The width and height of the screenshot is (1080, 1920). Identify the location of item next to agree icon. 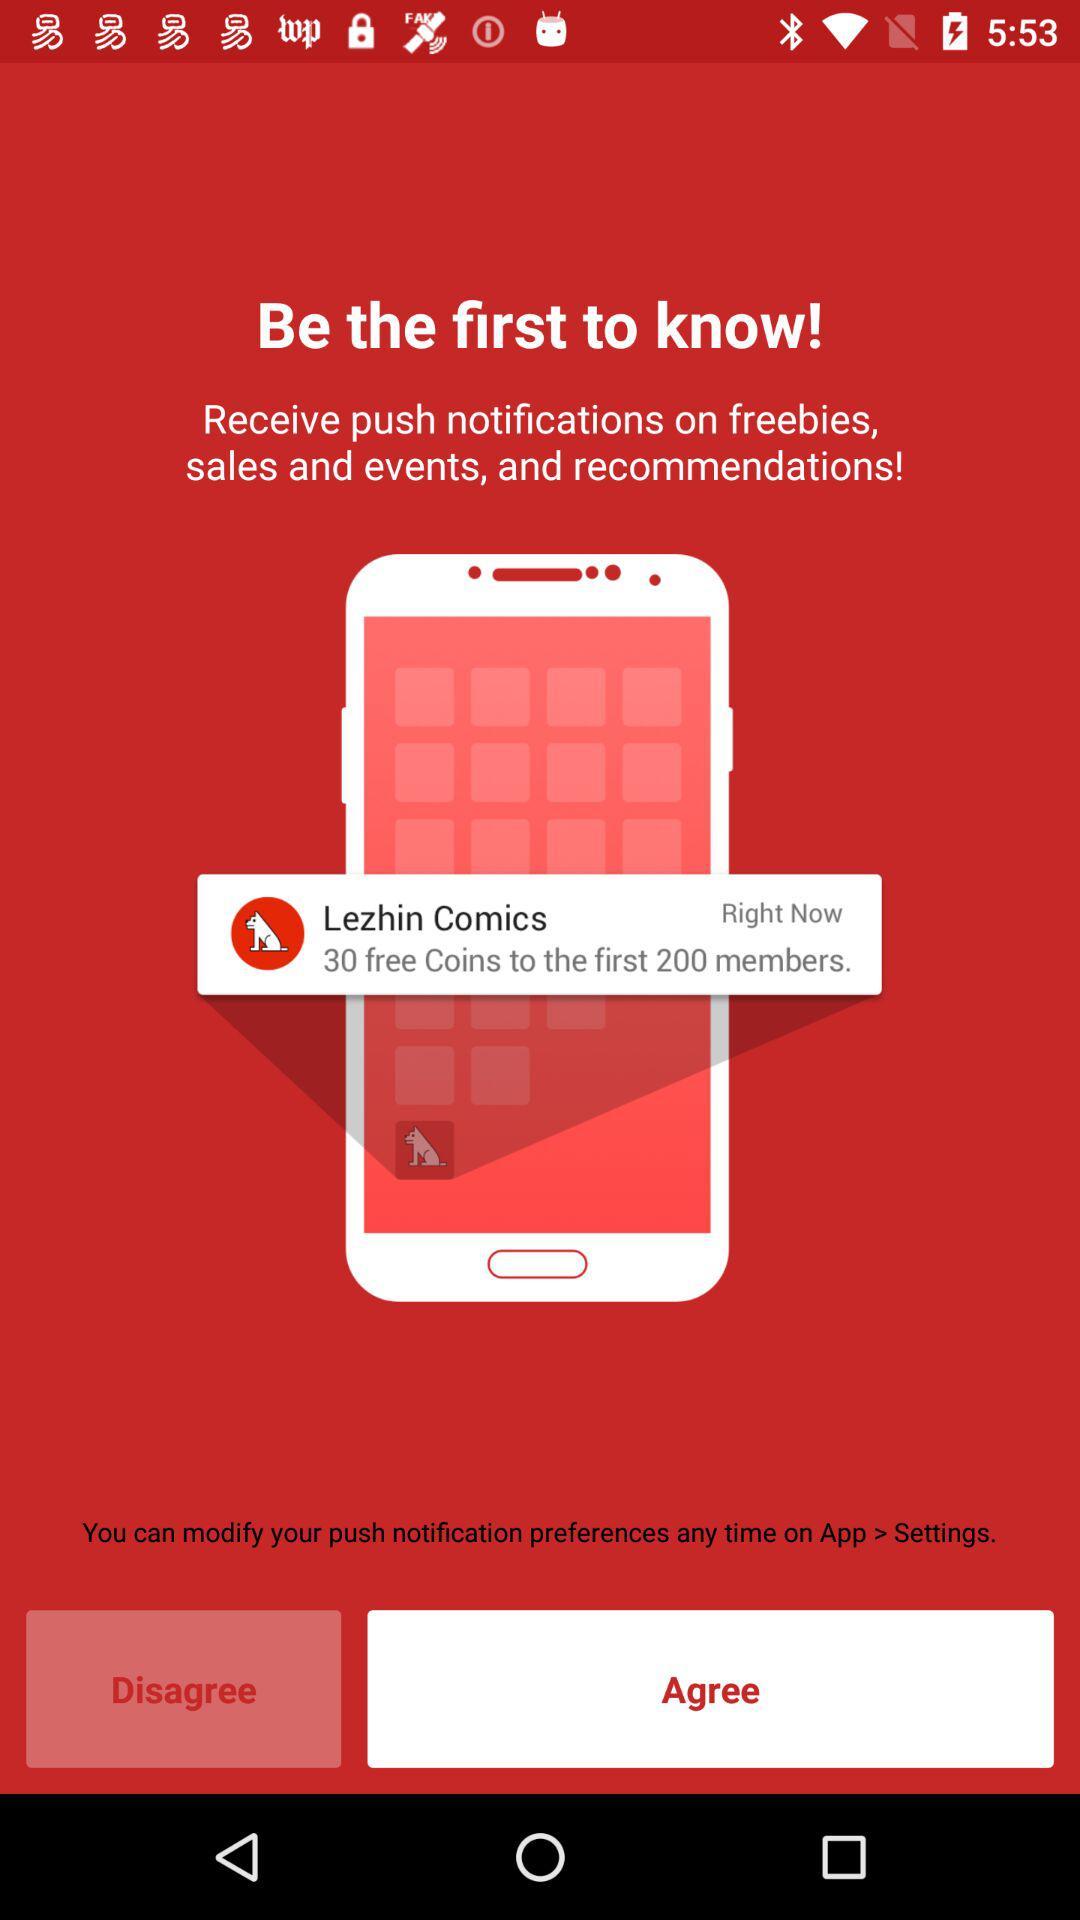
(183, 1688).